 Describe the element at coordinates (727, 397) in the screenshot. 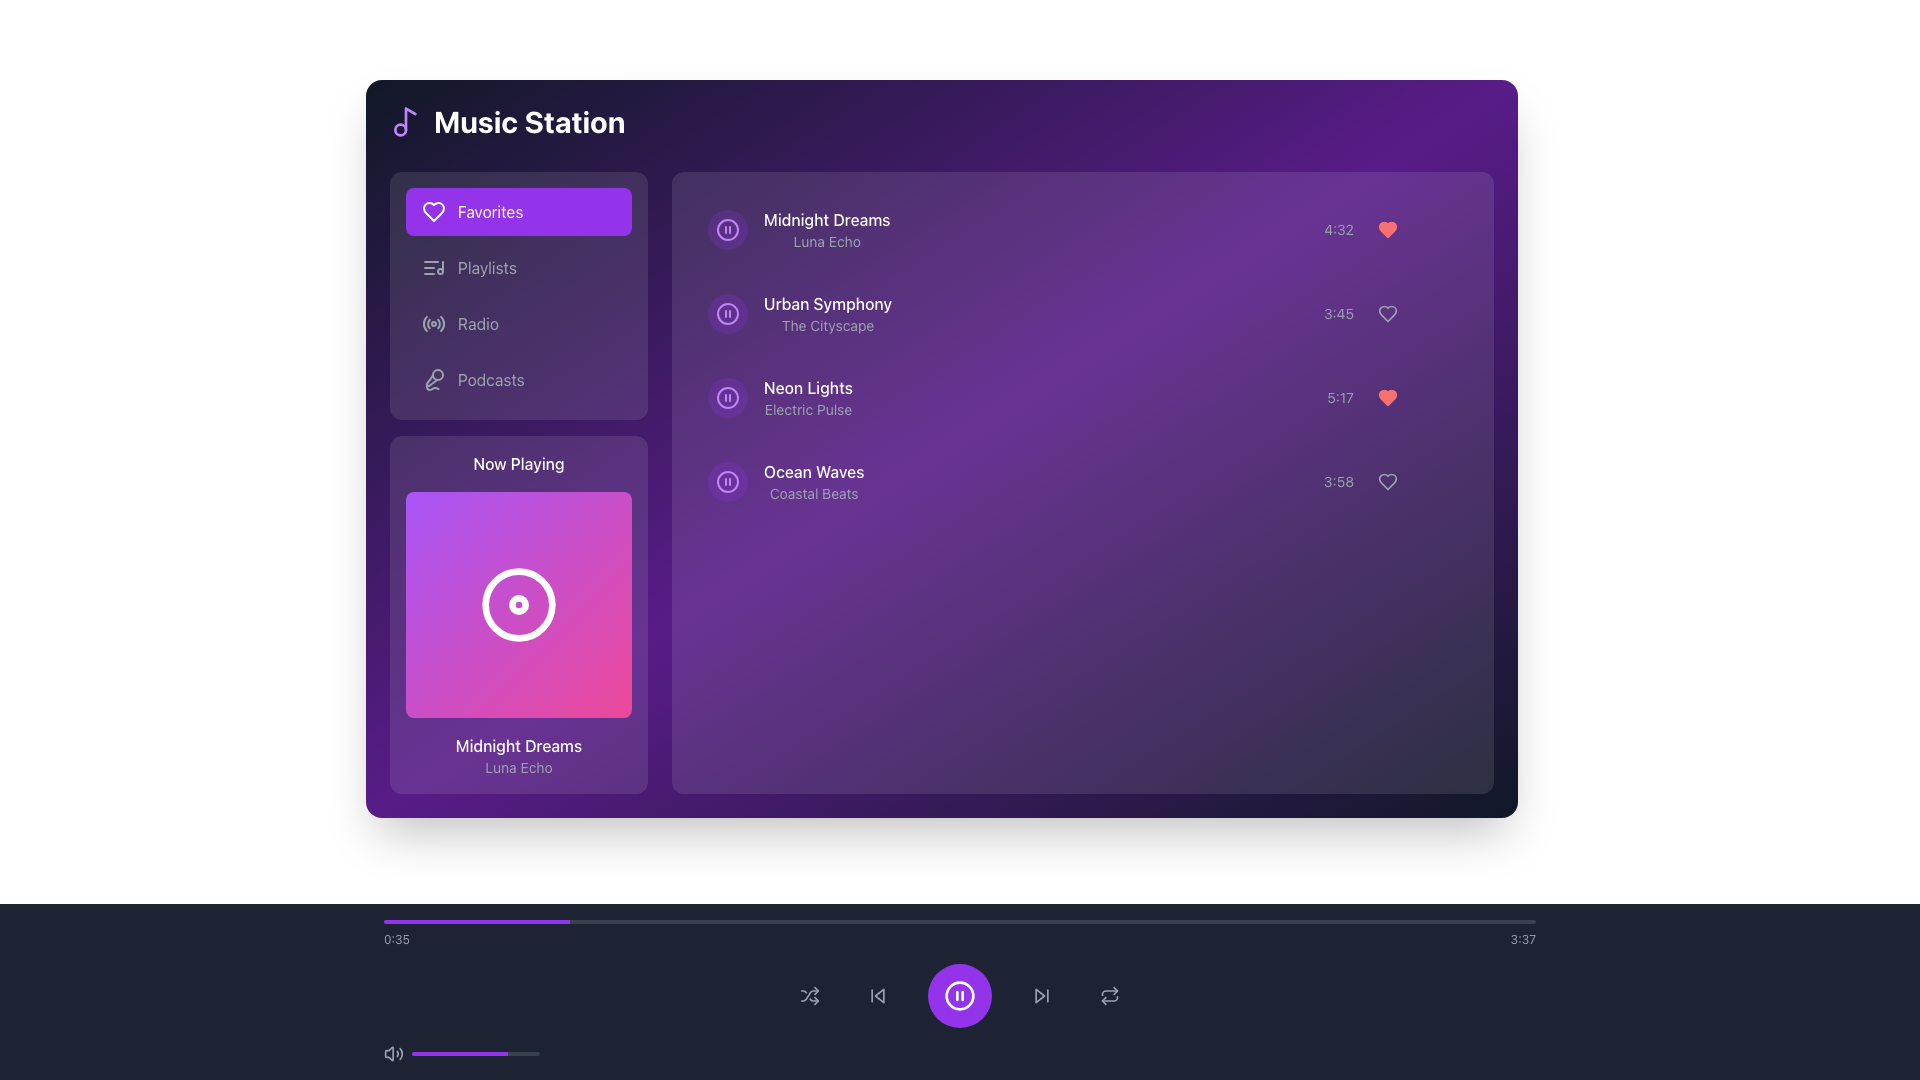

I see `the circular pause button icon styled in purple, located beside the song title 'Neon Lights' and artist 'Electric Pulse'` at that location.